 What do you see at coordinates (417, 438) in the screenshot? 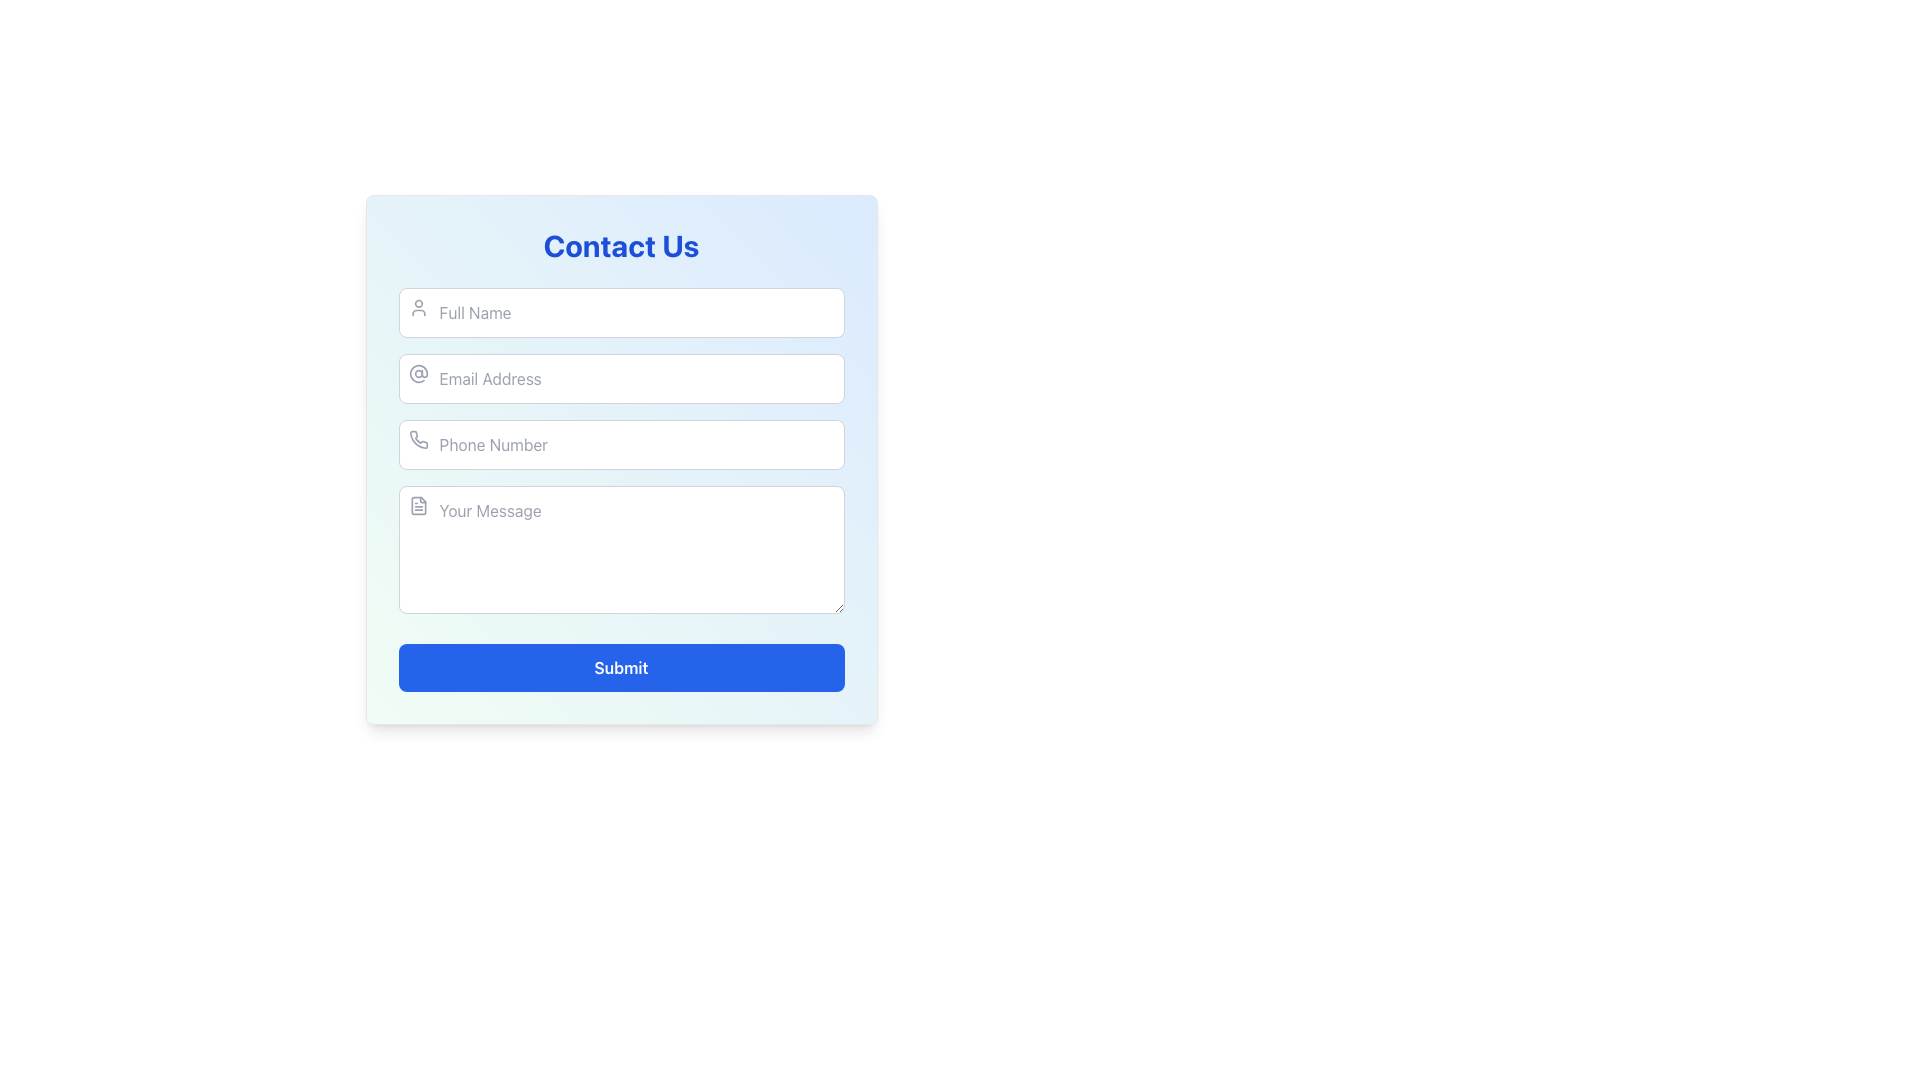
I see `the SVG-based phone receiver icon located to the left of the 'Phone Number' text input field in the 'Contact Us' form` at bounding box center [417, 438].